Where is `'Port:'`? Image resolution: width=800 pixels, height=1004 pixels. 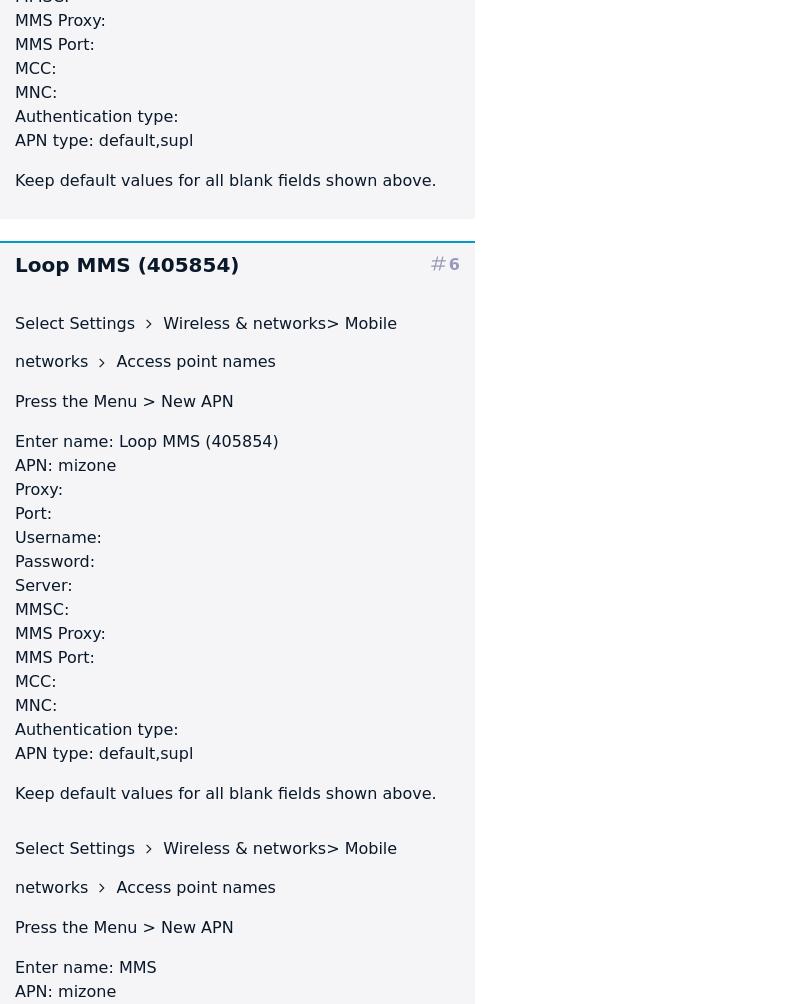 'Port:' is located at coordinates (14, 513).